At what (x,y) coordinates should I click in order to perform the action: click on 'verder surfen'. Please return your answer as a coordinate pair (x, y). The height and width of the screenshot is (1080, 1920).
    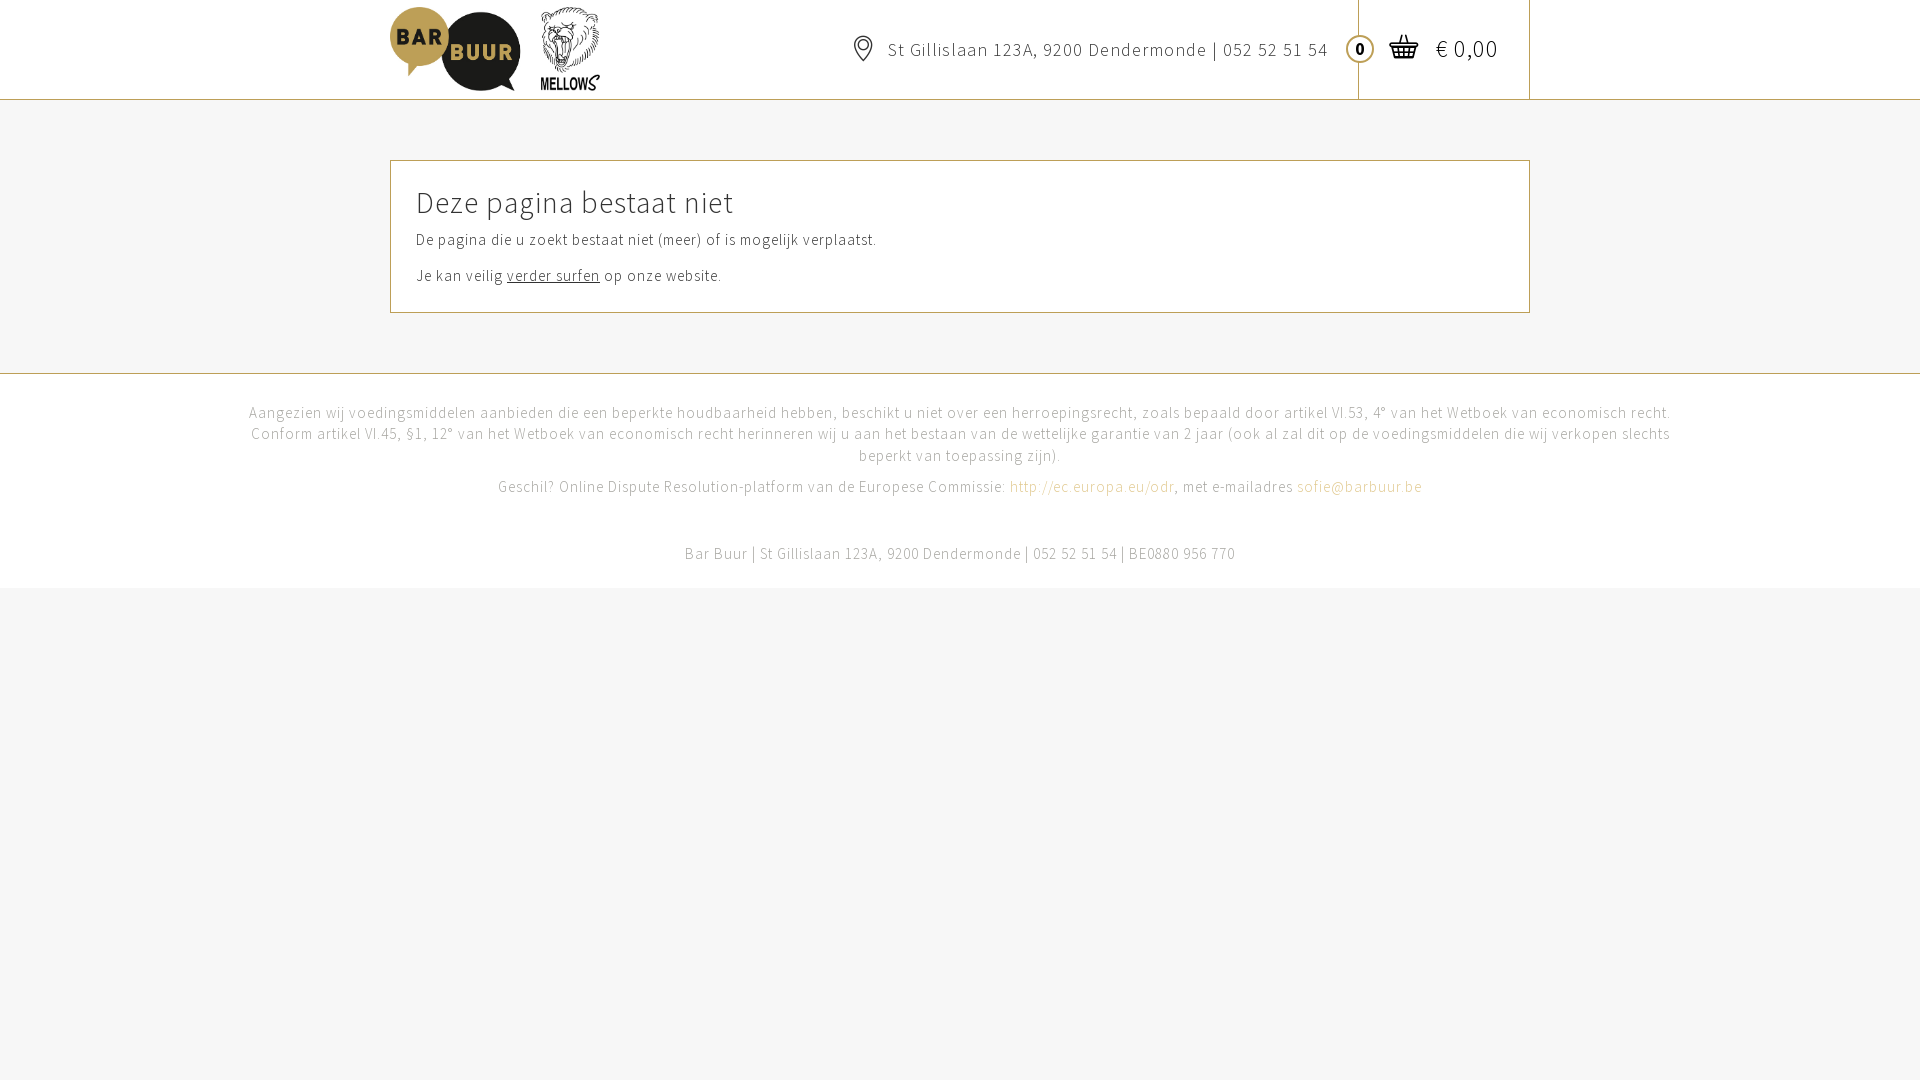
    Looking at the image, I should click on (553, 275).